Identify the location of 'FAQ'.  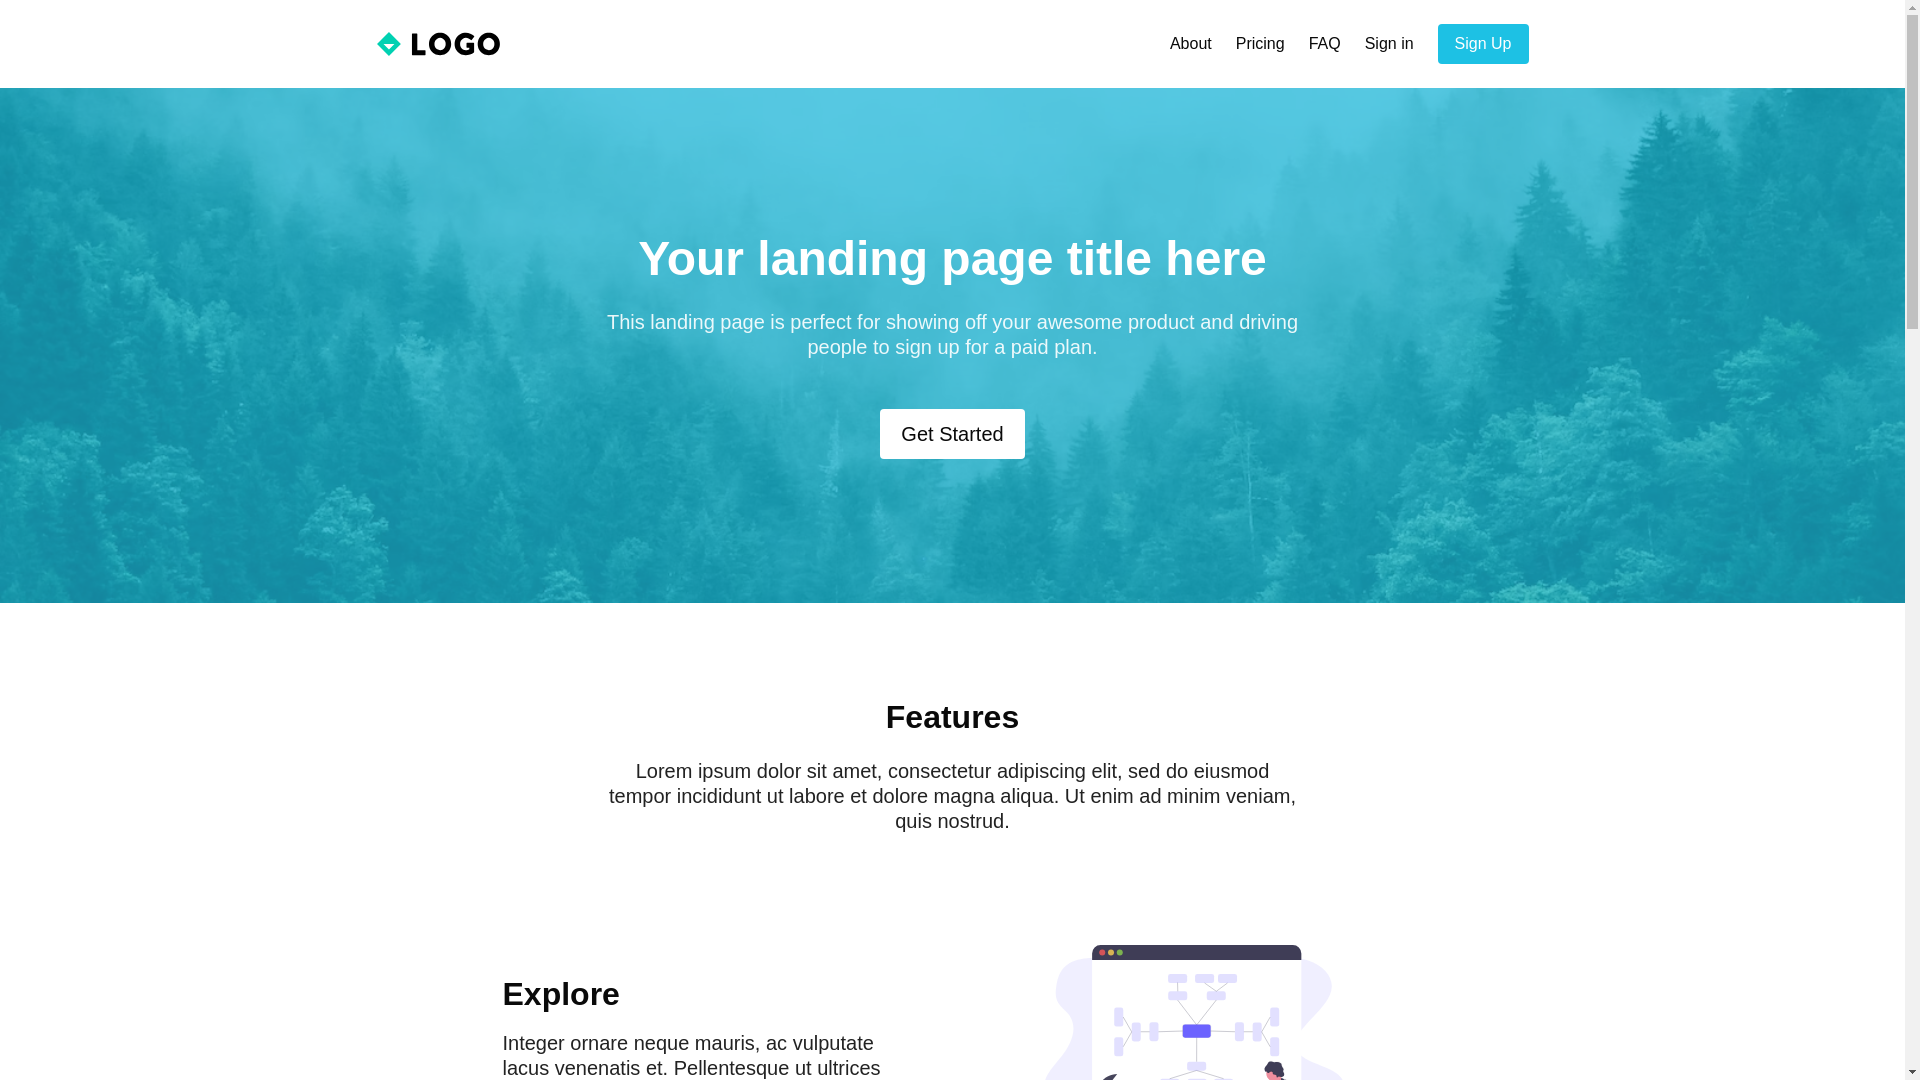
(1324, 43).